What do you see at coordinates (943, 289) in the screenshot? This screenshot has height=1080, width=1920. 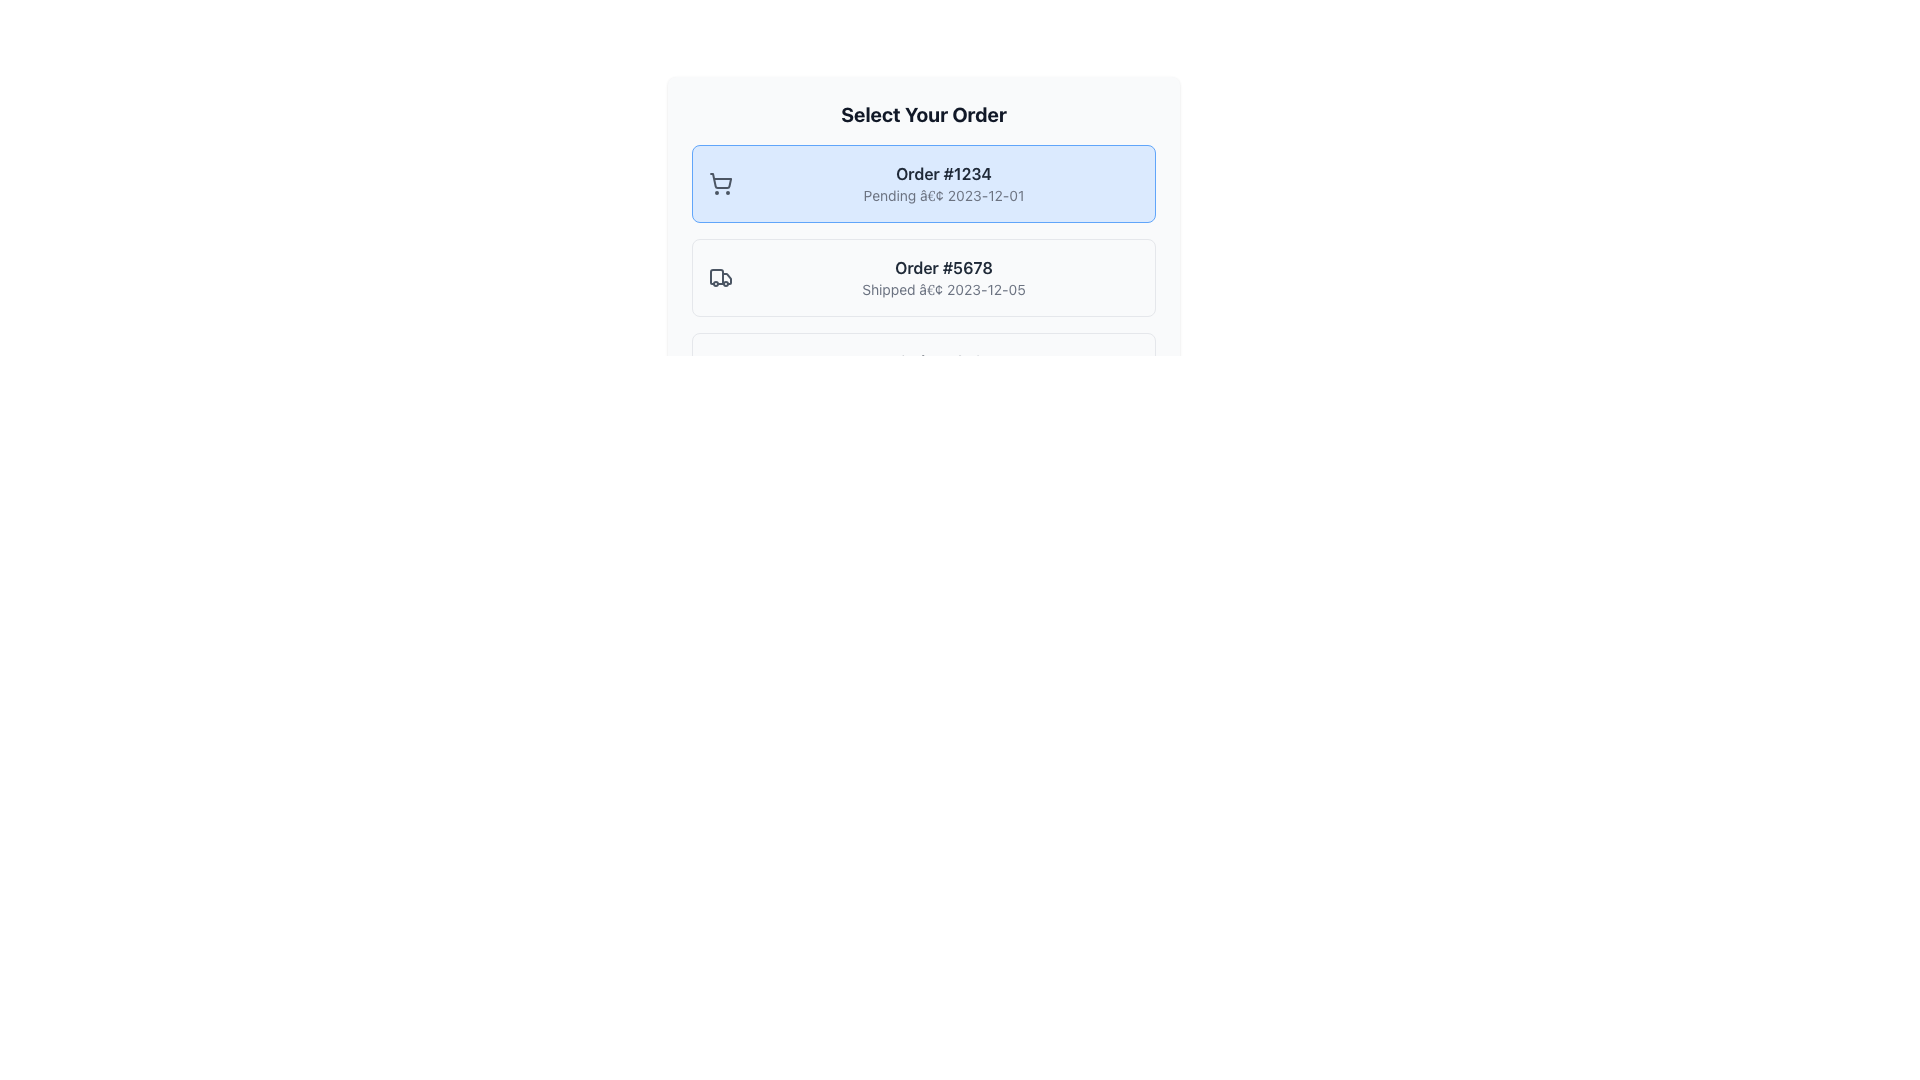 I see `the static text label displaying the shipping status 'Shipped' and the date '2023-12-05' for Order #5678, which is located under the title 'Order #5678'` at bounding box center [943, 289].